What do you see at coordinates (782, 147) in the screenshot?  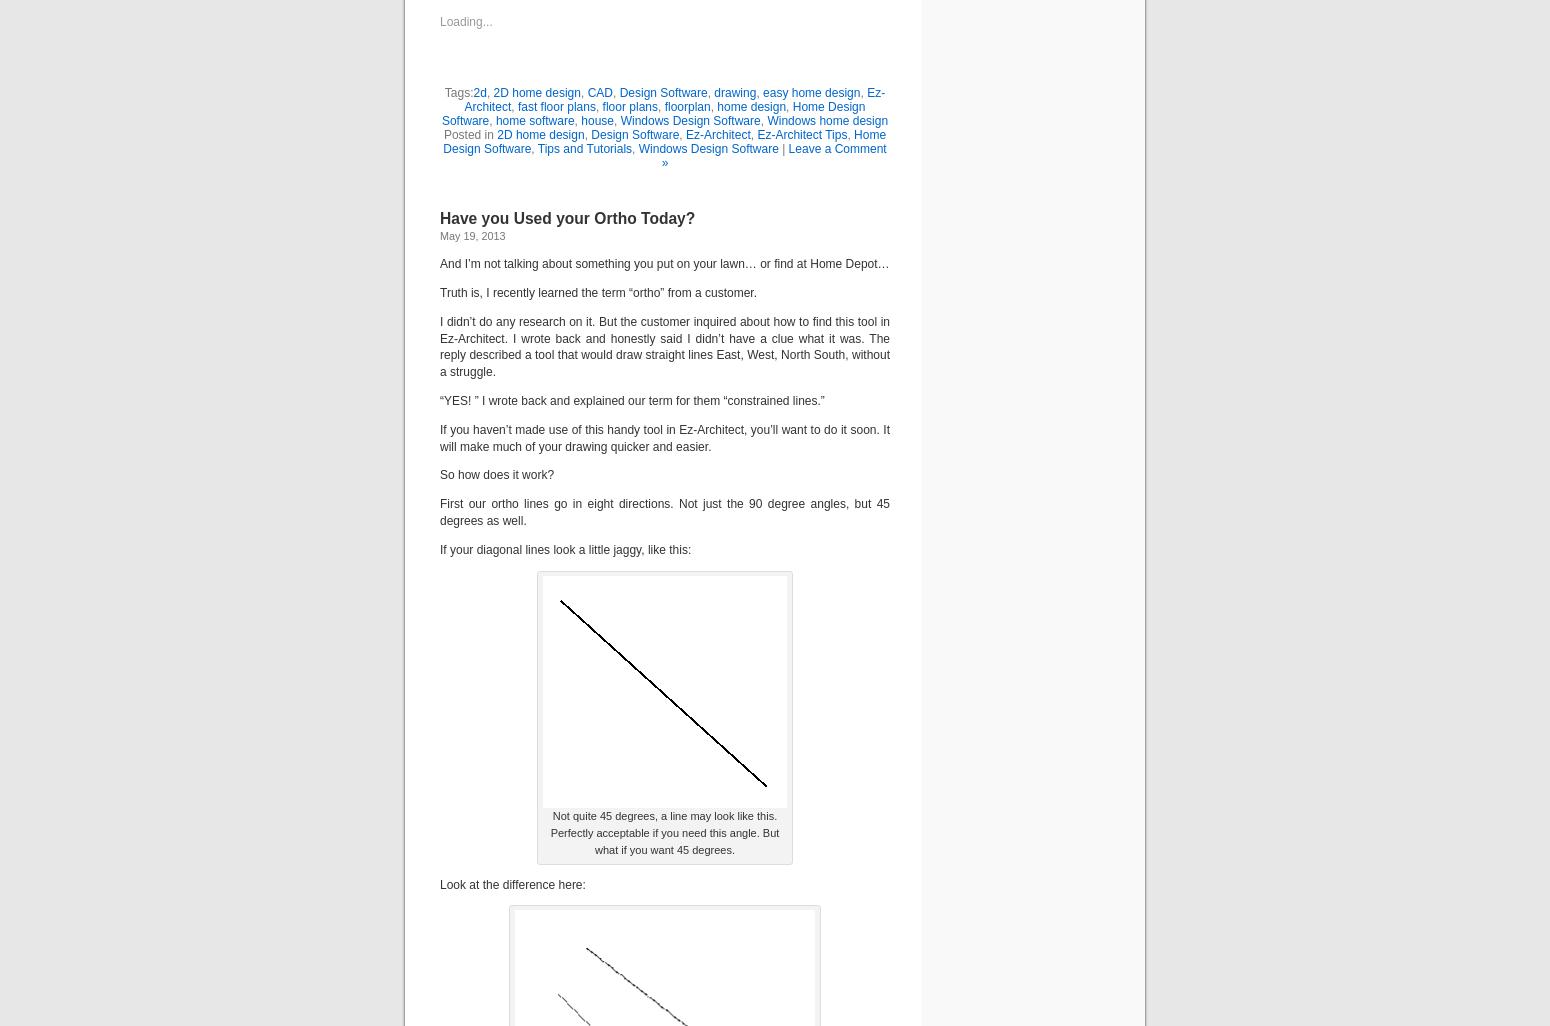 I see `'|'` at bounding box center [782, 147].